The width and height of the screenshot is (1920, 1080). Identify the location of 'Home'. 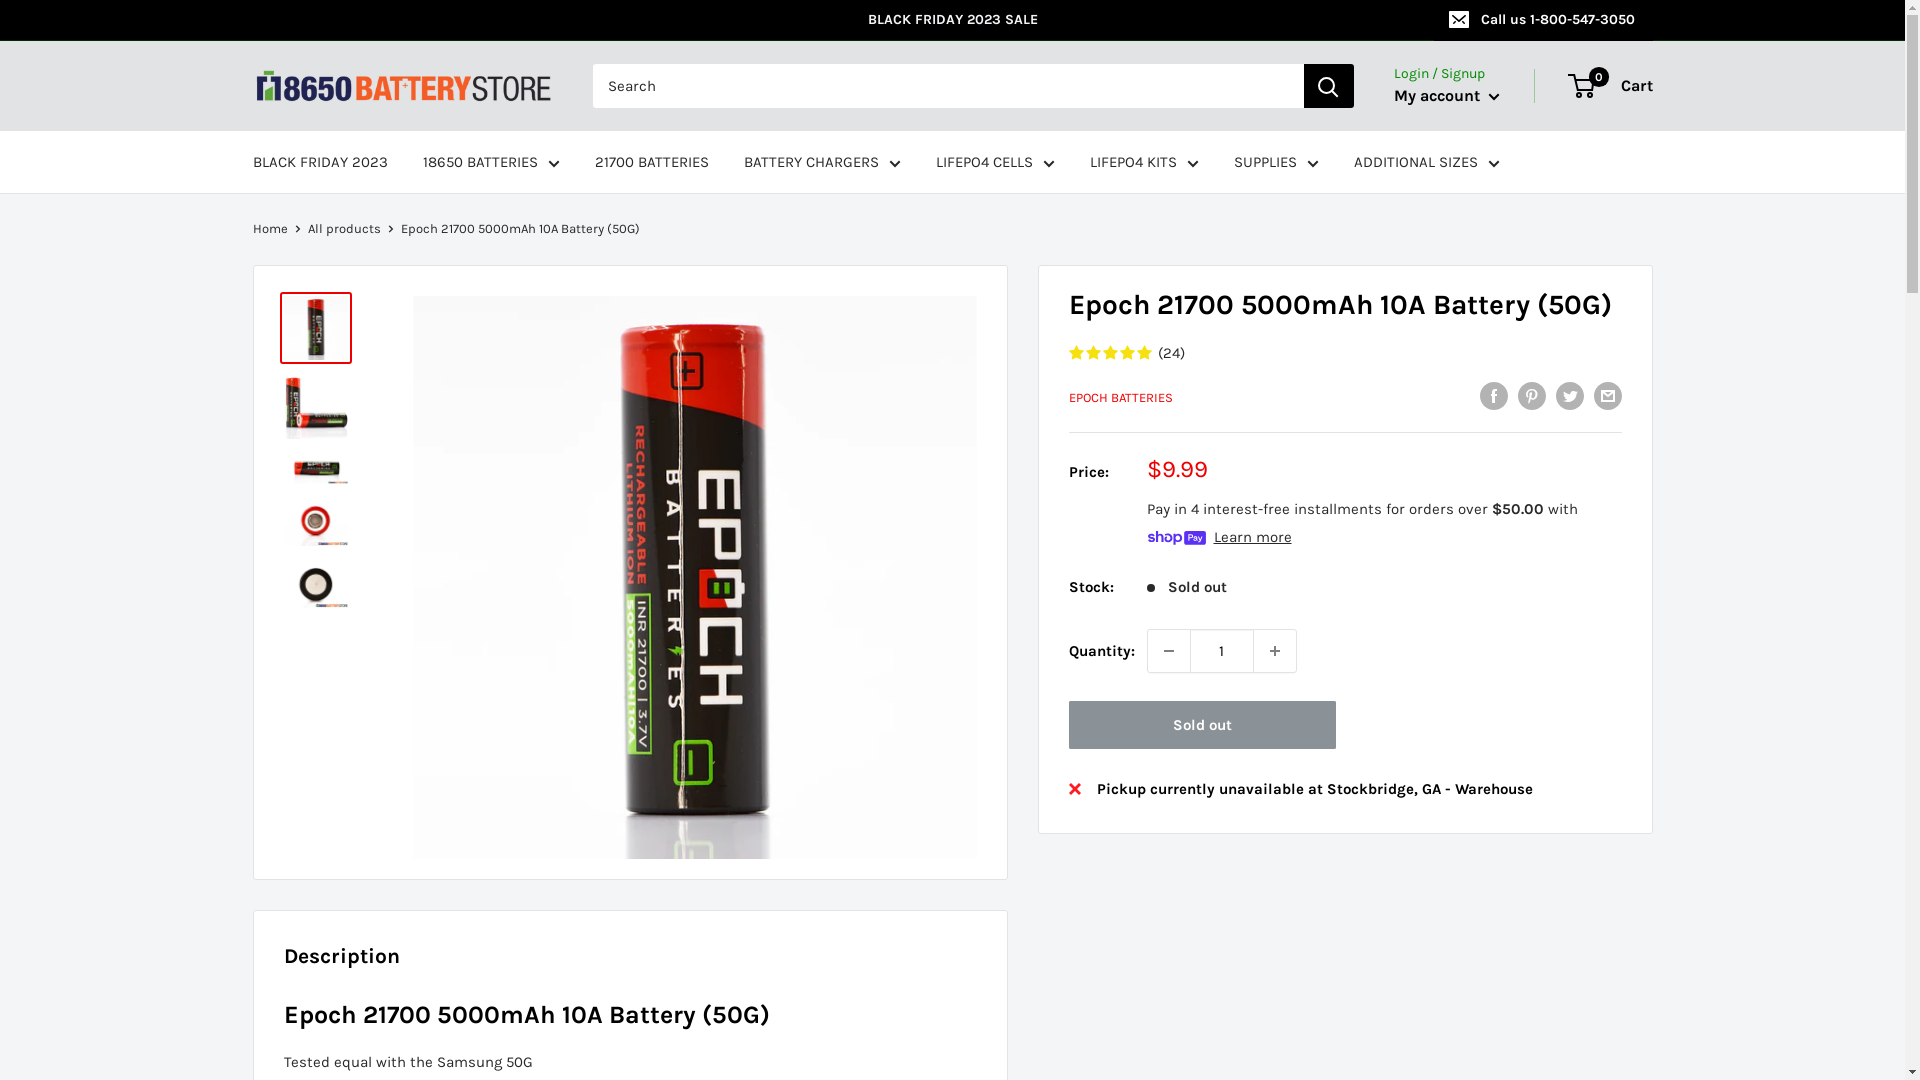
(268, 227).